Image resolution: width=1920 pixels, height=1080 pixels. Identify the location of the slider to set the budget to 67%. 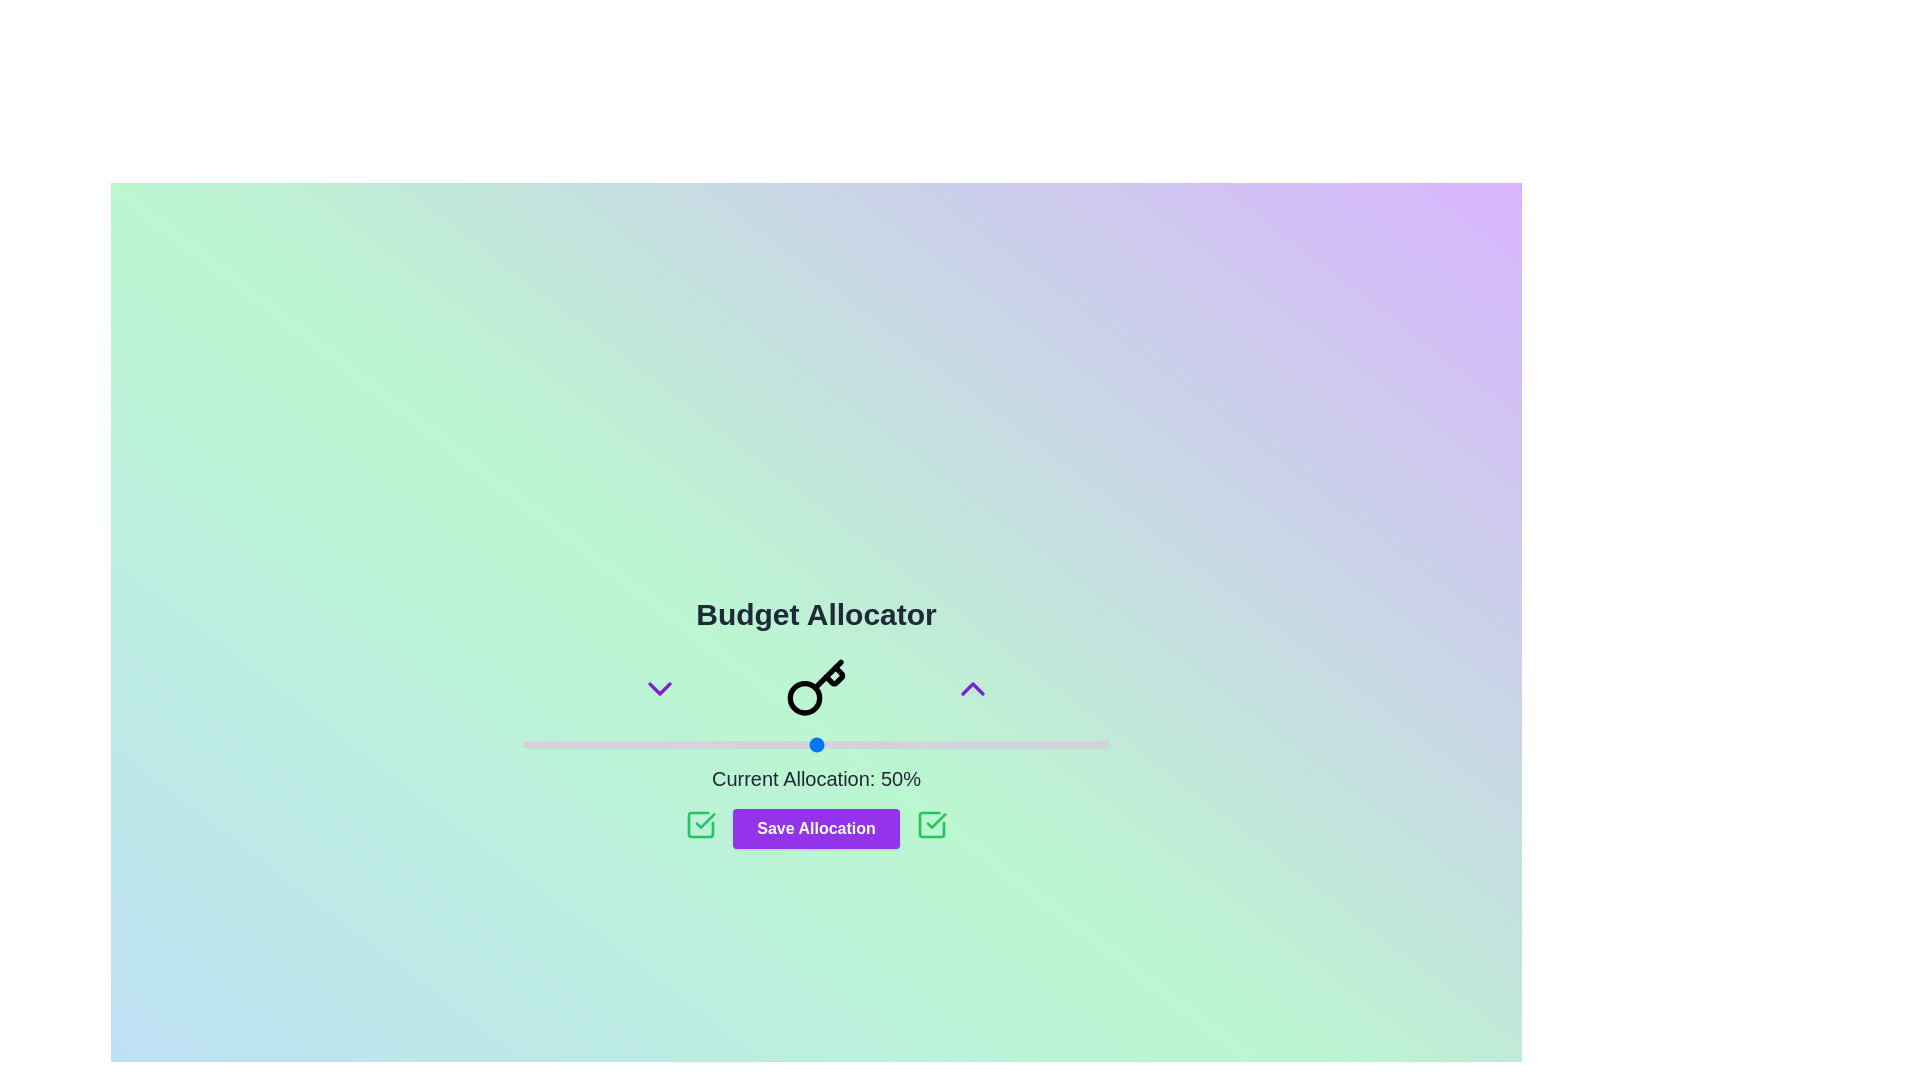
(915, 744).